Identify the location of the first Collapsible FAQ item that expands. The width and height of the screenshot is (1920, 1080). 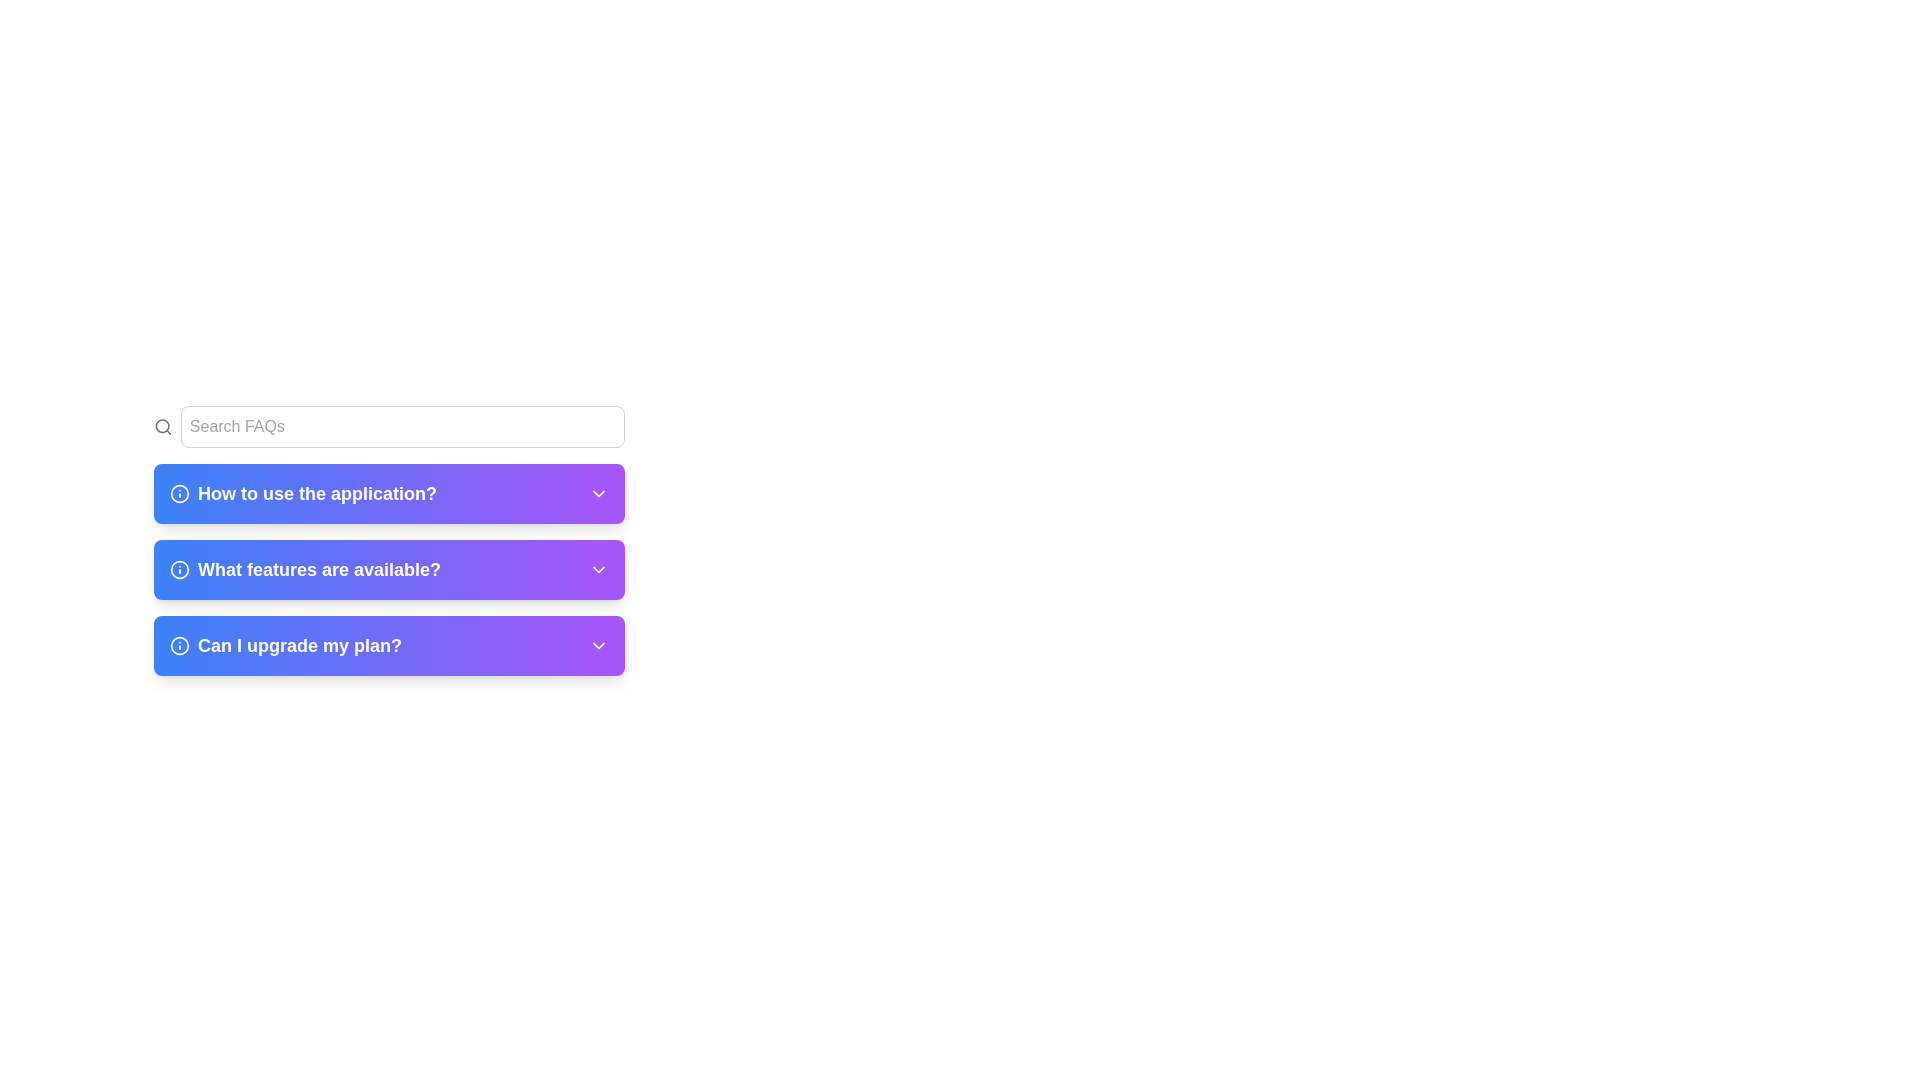
(389, 493).